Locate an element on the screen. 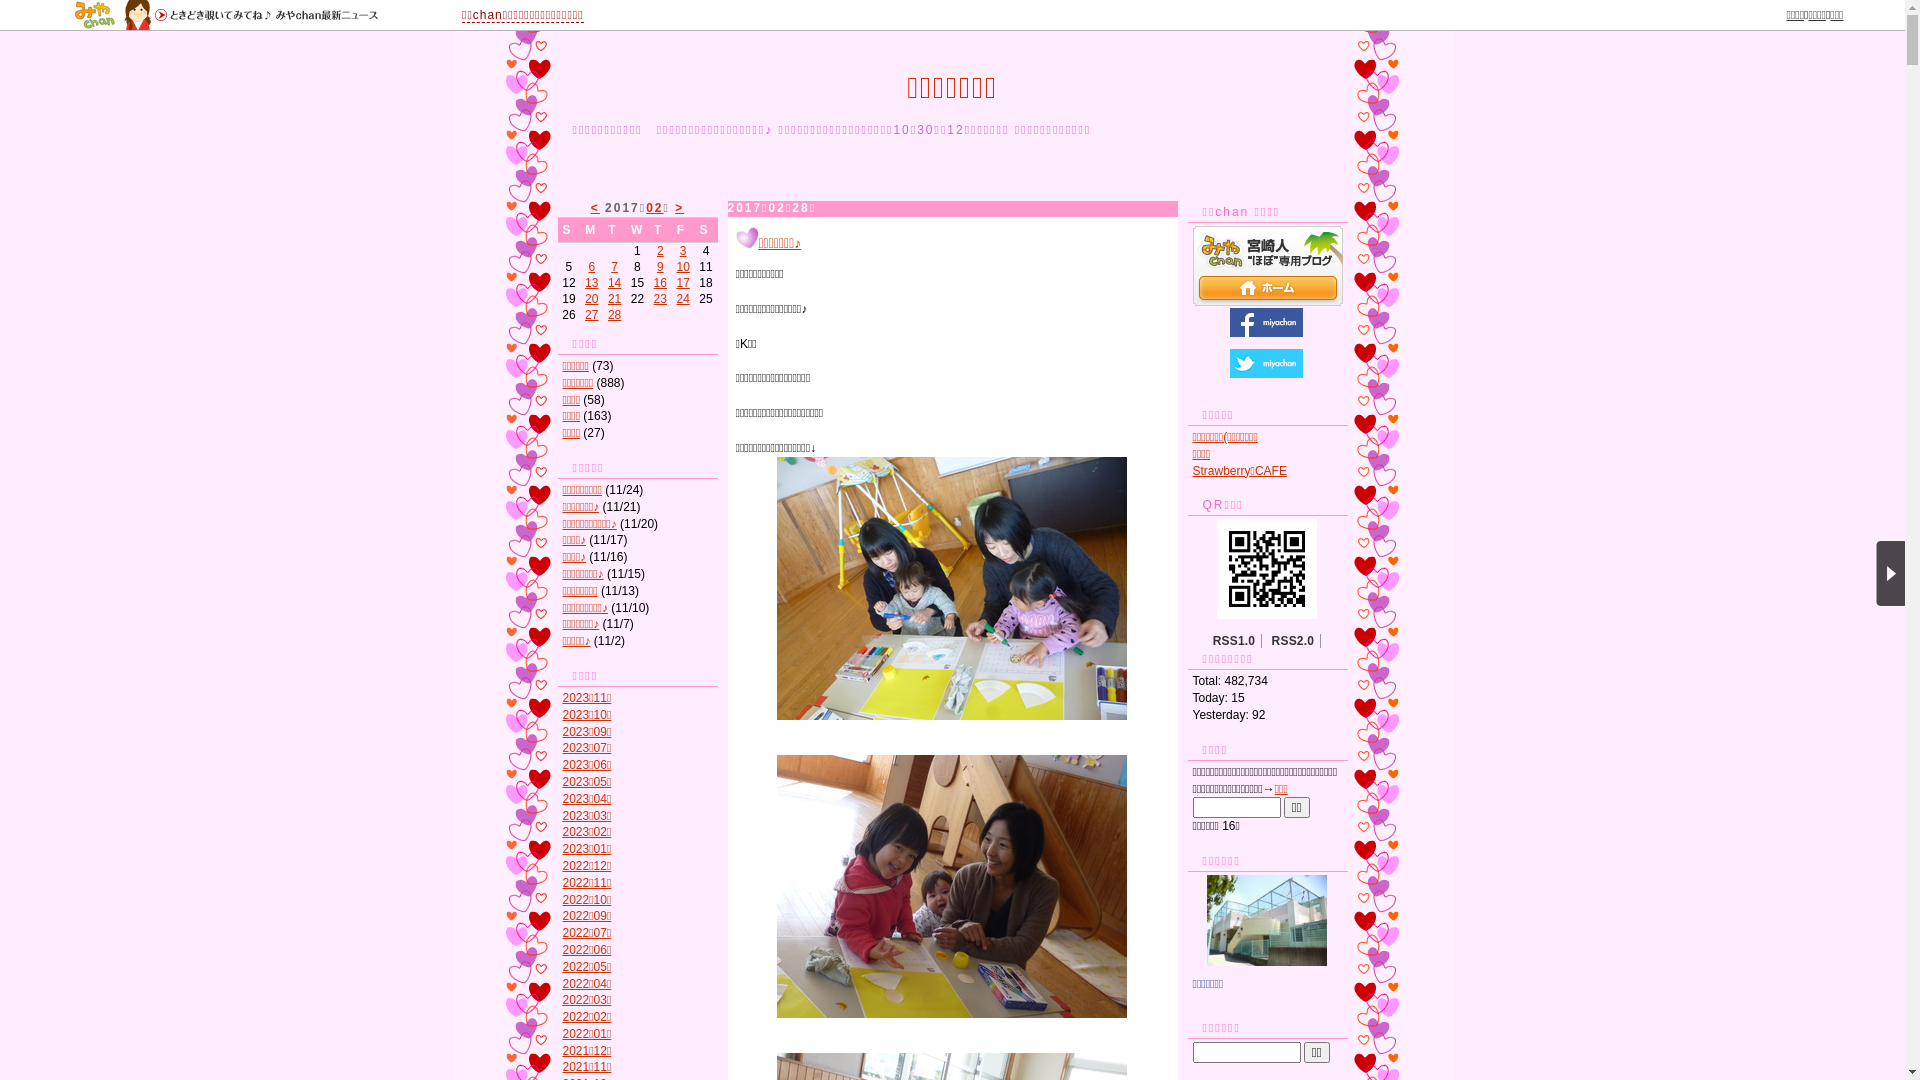 This screenshot has height=1080, width=1920. 'RSS2.0' is located at coordinates (1293, 640).